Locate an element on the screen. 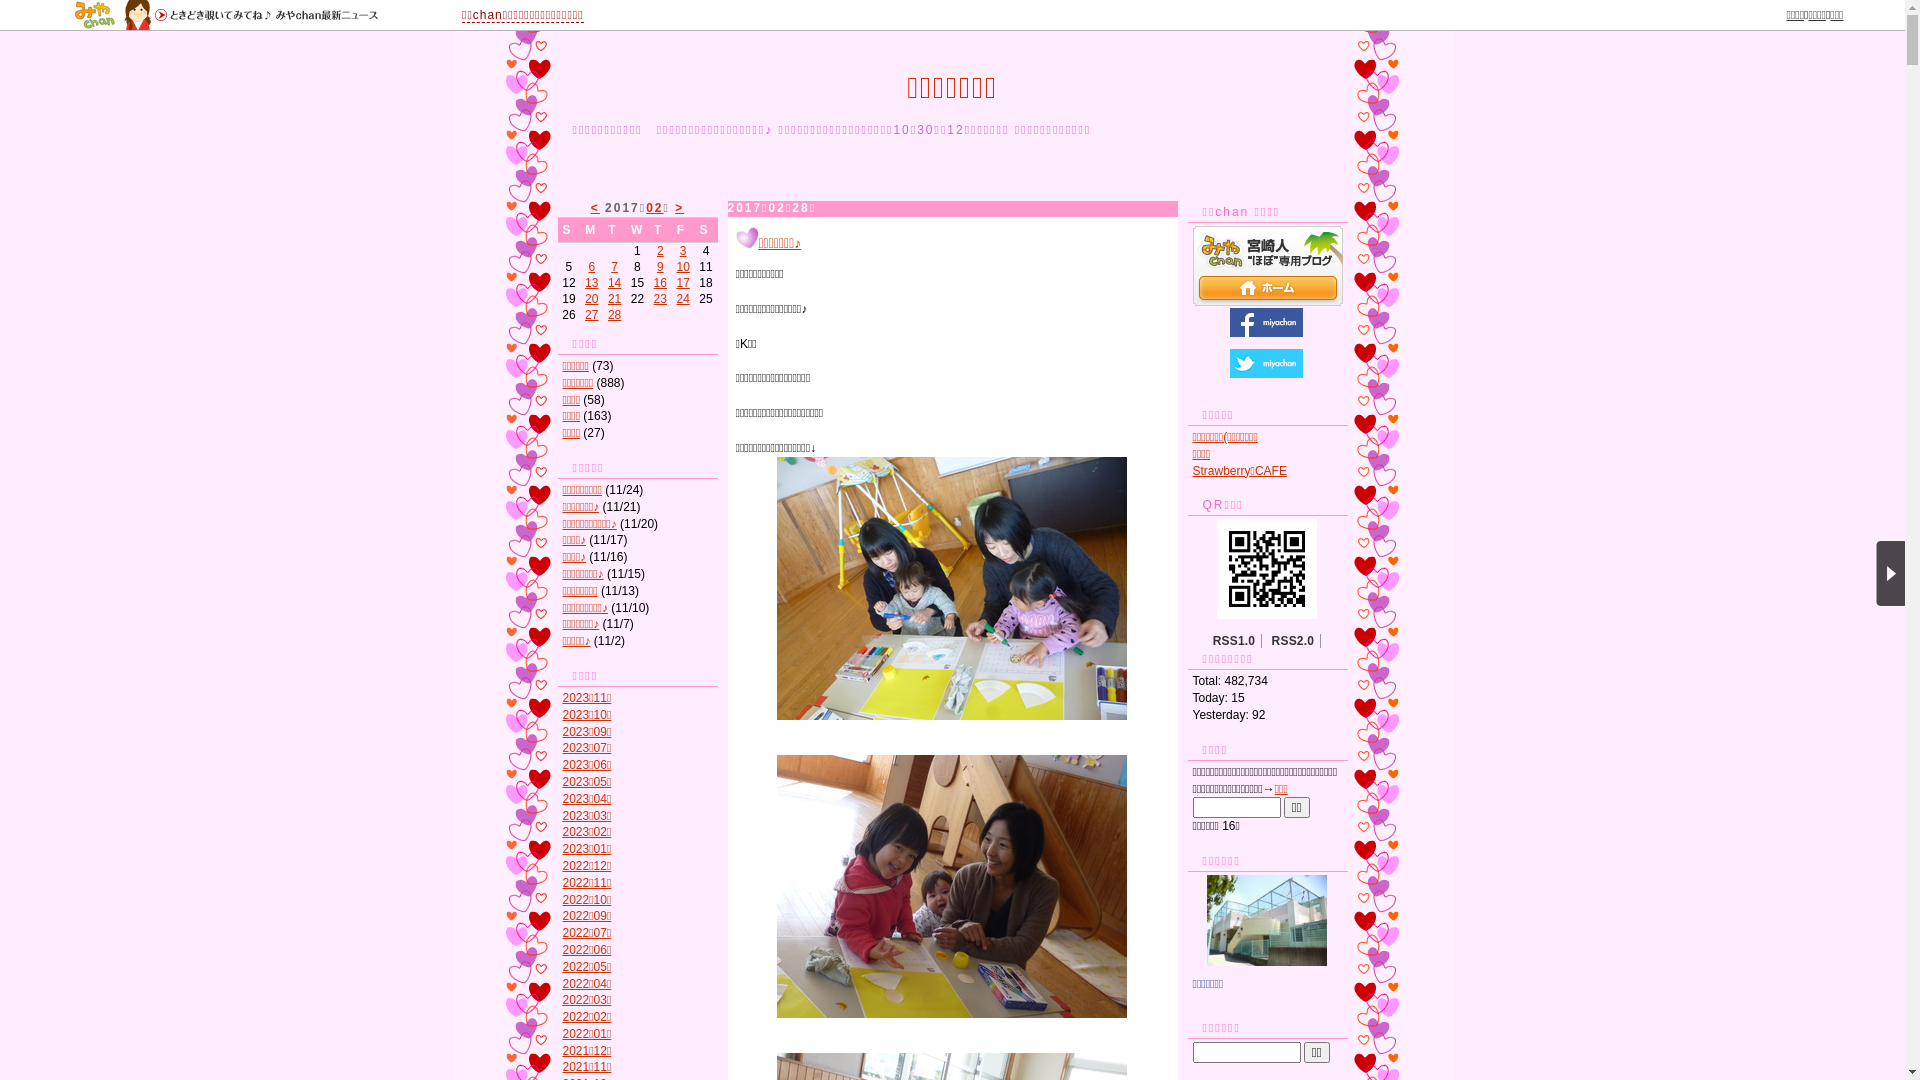 This screenshot has height=1080, width=1920. 'RSS2.0' is located at coordinates (1293, 640).